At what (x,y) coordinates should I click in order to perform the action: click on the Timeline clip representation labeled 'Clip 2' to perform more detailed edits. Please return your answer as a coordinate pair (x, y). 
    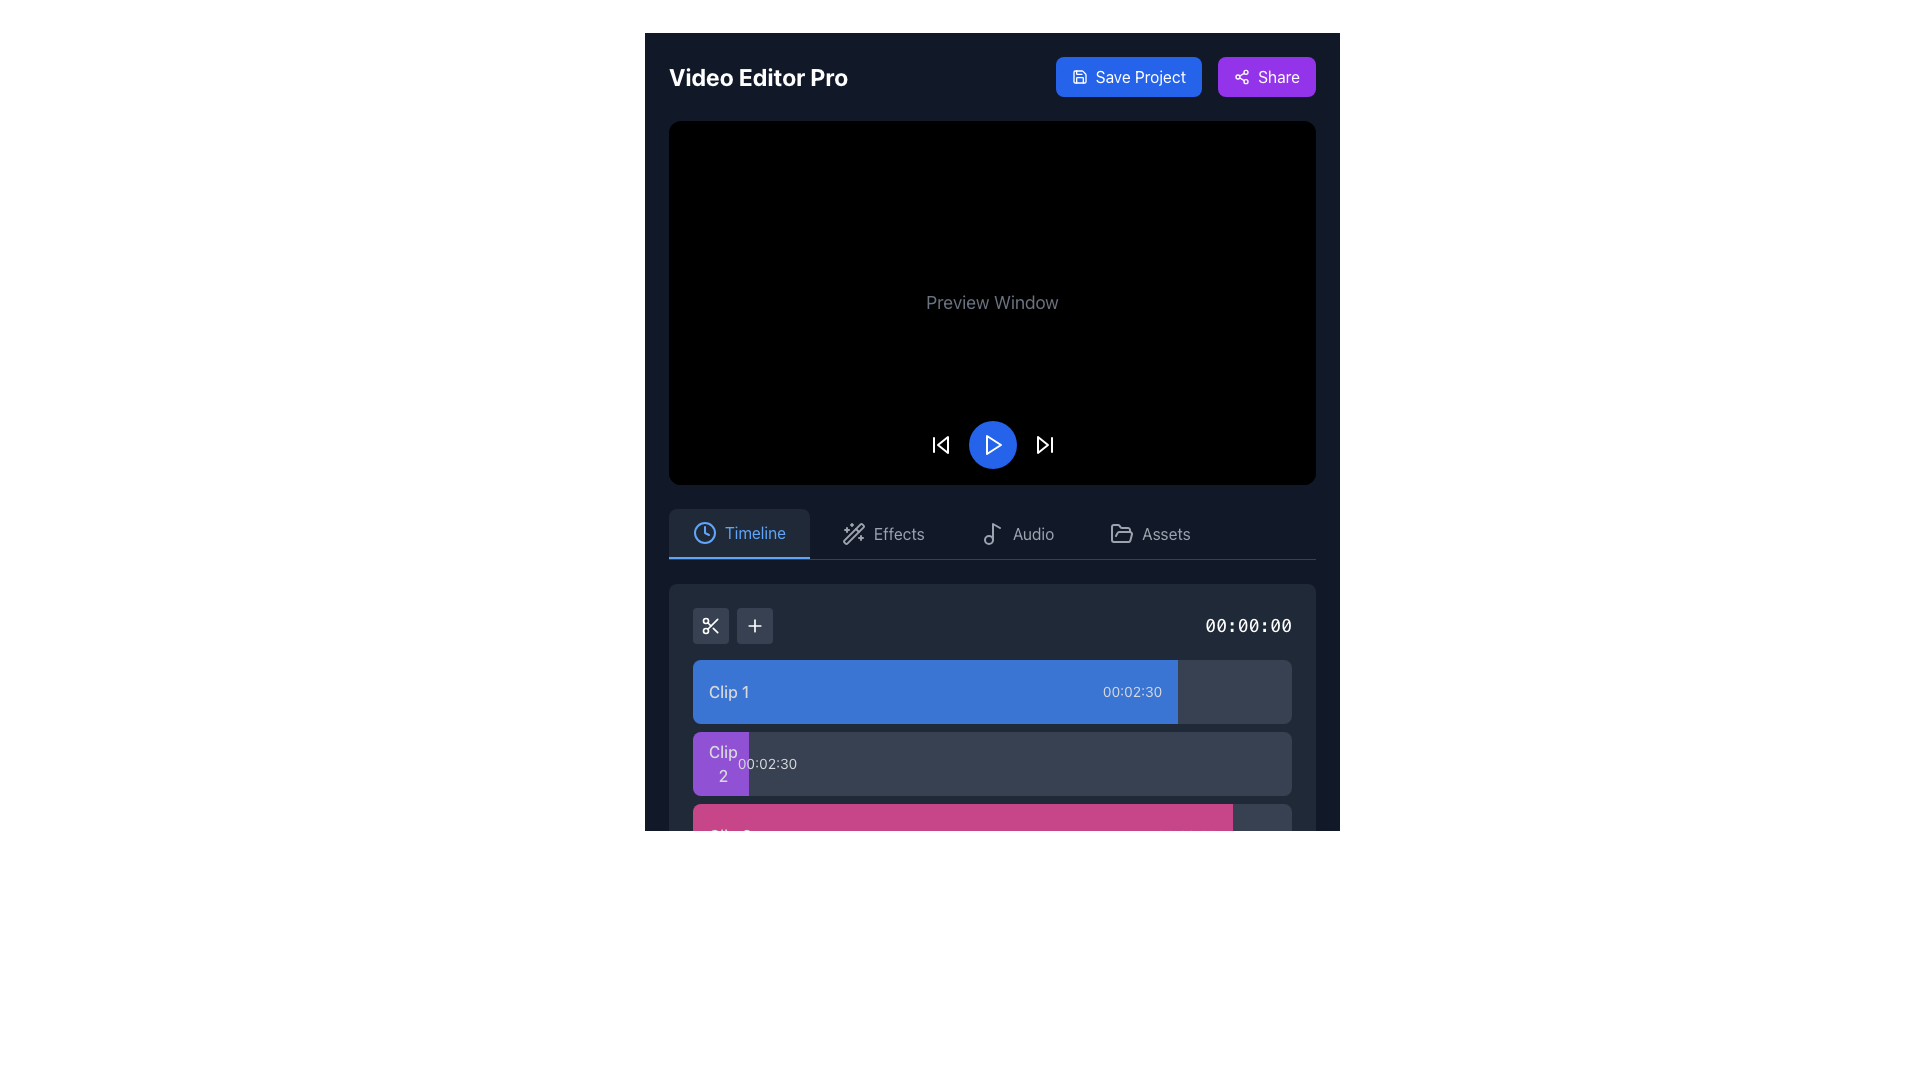
    Looking at the image, I should click on (720, 763).